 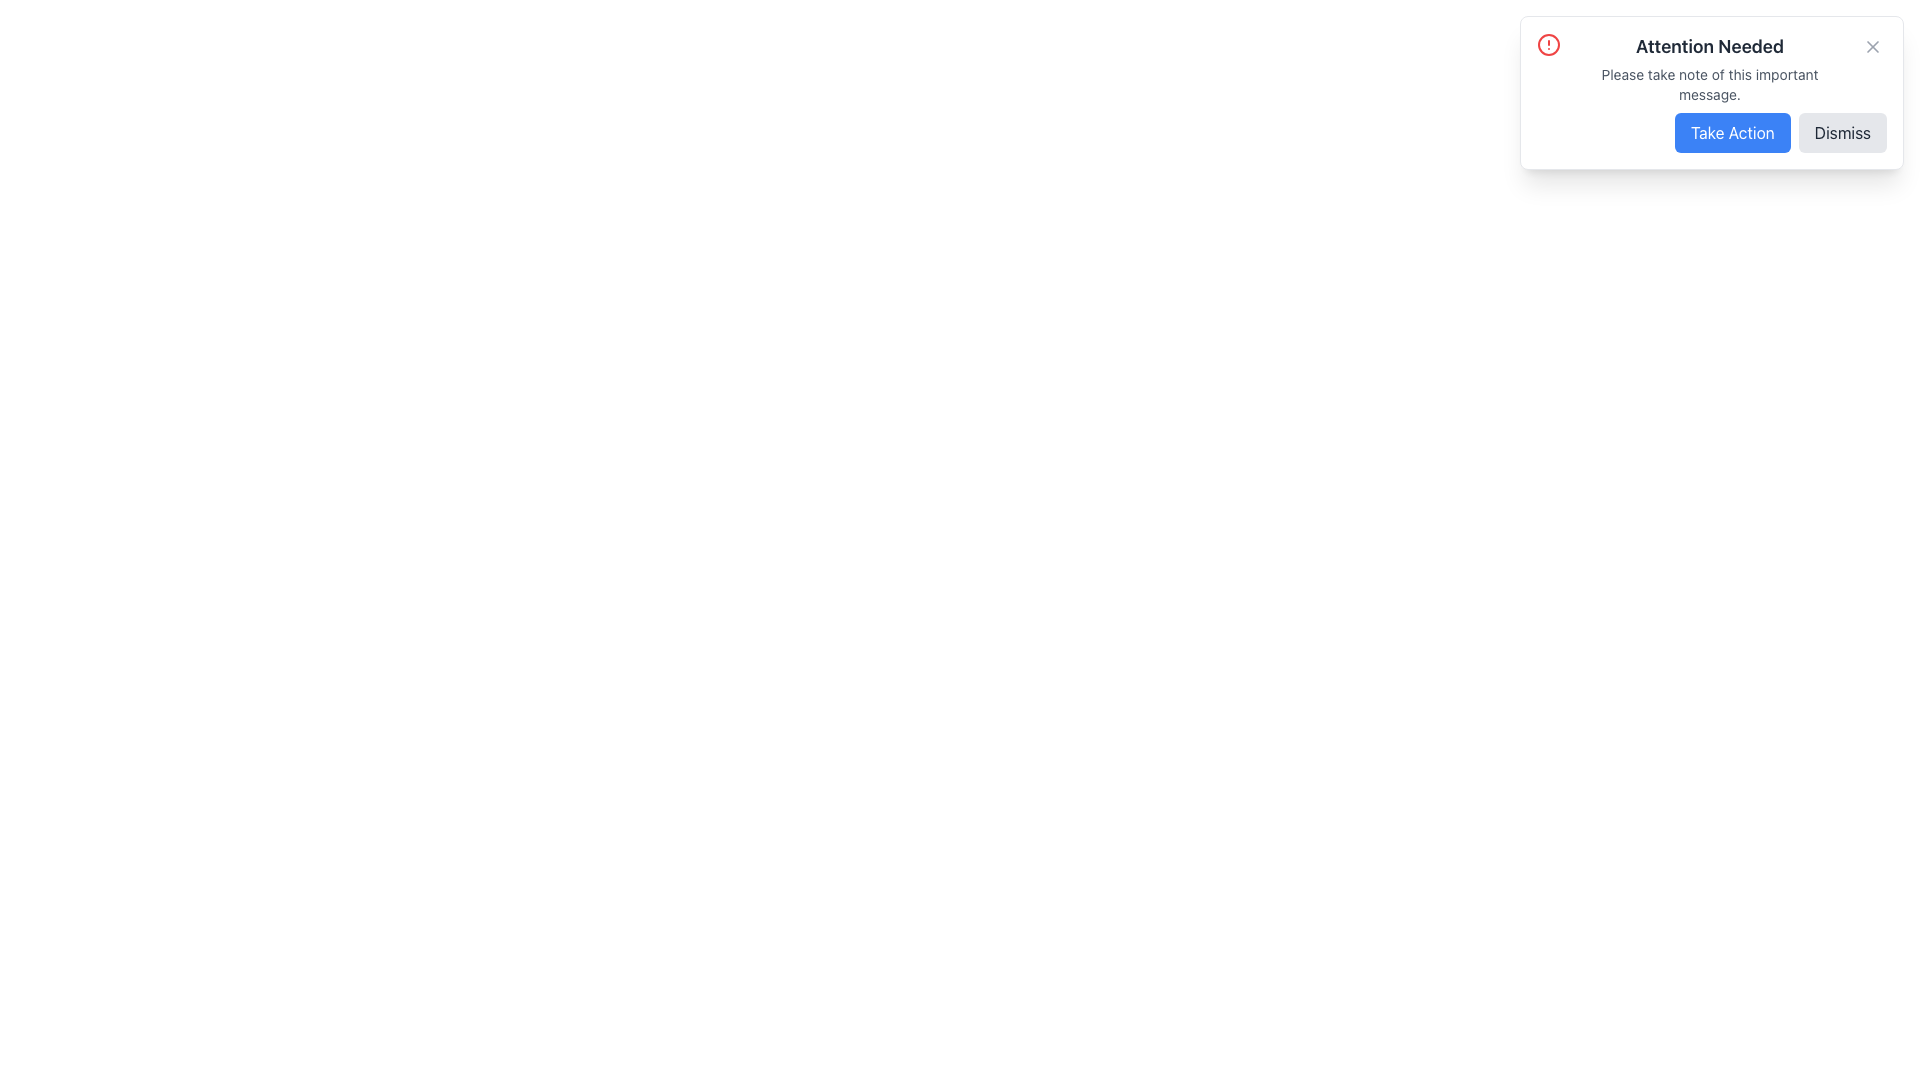 What do you see at coordinates (1731, 132) in the screenshot?
I see `the blue button labeled 'Take Action' to change its appearance` at bounding box center [1731, 132].